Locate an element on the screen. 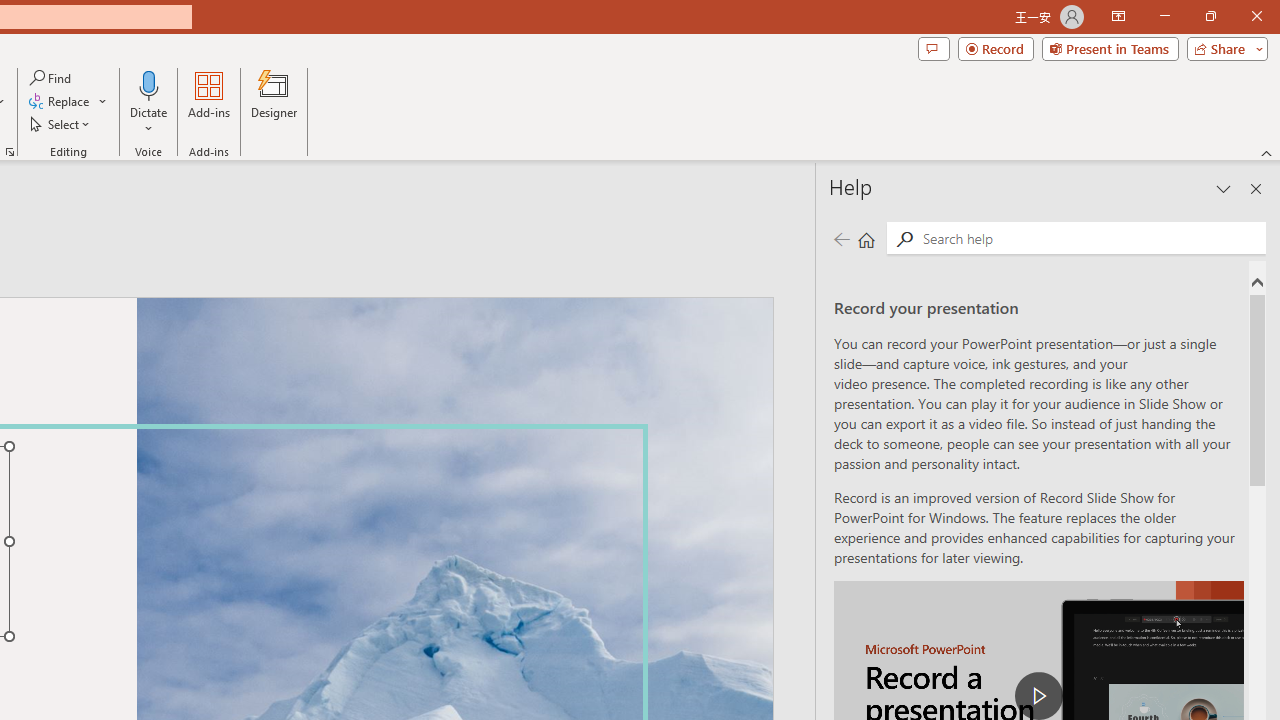  'Dictate' is located at coordinates (148, 84).